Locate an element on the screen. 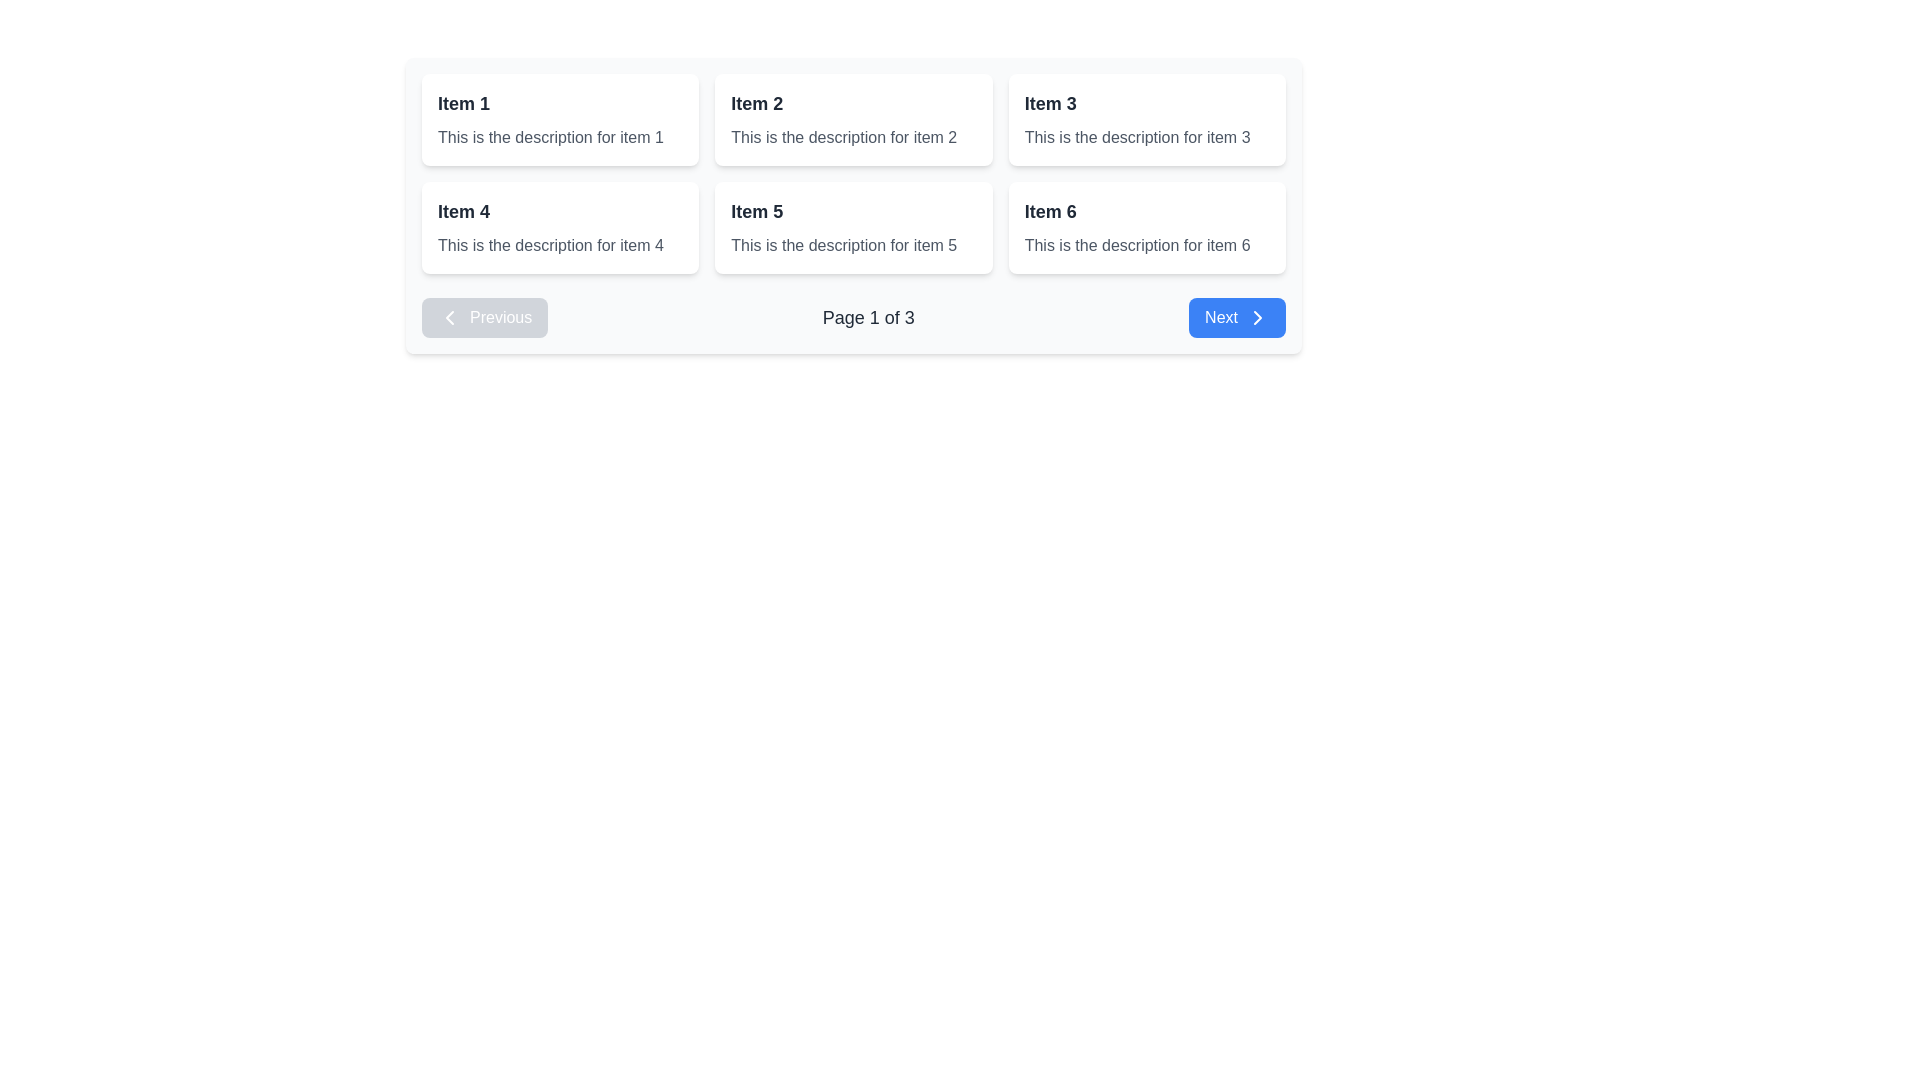  the descriptive text element related to the title 'Item 3' within the 'Item 3' card, positioned below the header text is located at coordinates (1137, 137).